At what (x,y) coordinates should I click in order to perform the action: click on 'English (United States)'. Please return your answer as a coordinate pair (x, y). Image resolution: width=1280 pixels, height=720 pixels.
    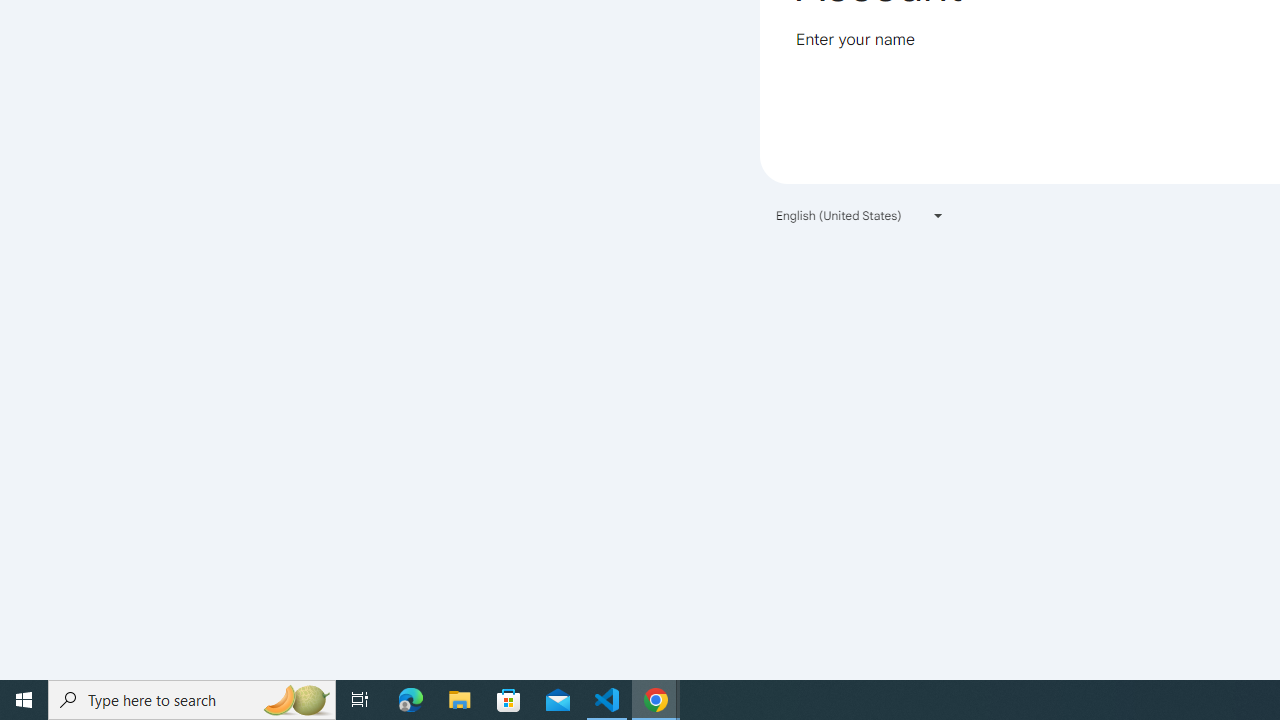
    Looking at the image, I should click on (860, 215).